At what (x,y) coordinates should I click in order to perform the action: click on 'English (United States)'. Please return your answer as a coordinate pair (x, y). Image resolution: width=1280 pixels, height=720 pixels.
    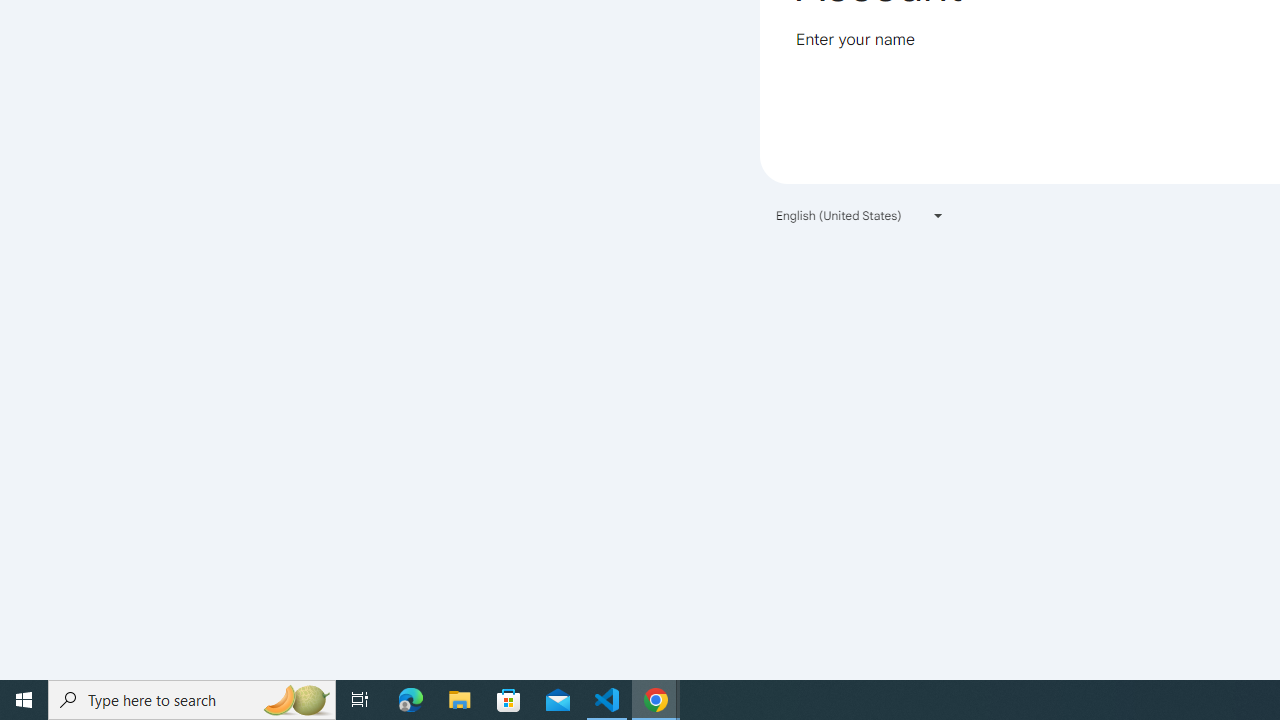
    Looking at the image, I should click on (860, 215).